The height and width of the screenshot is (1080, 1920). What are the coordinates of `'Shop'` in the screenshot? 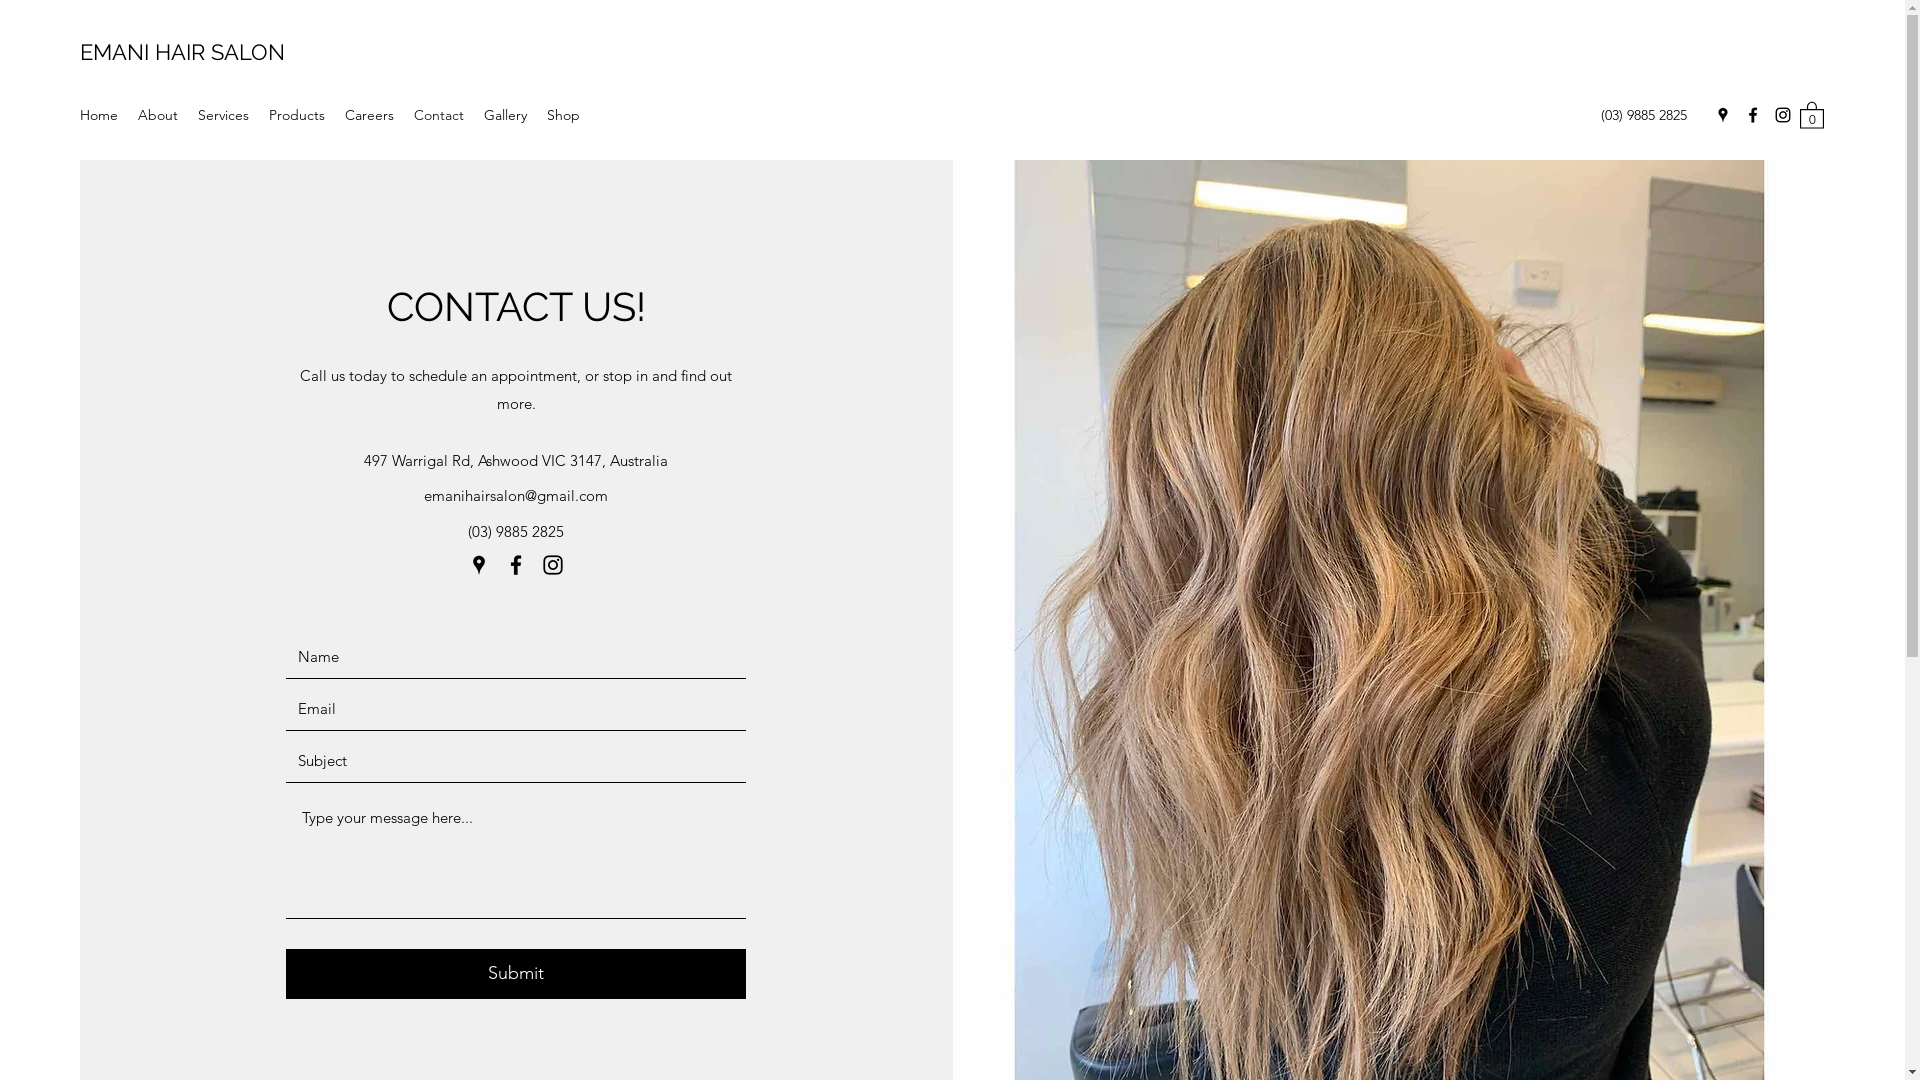 It's located at (562, 115).